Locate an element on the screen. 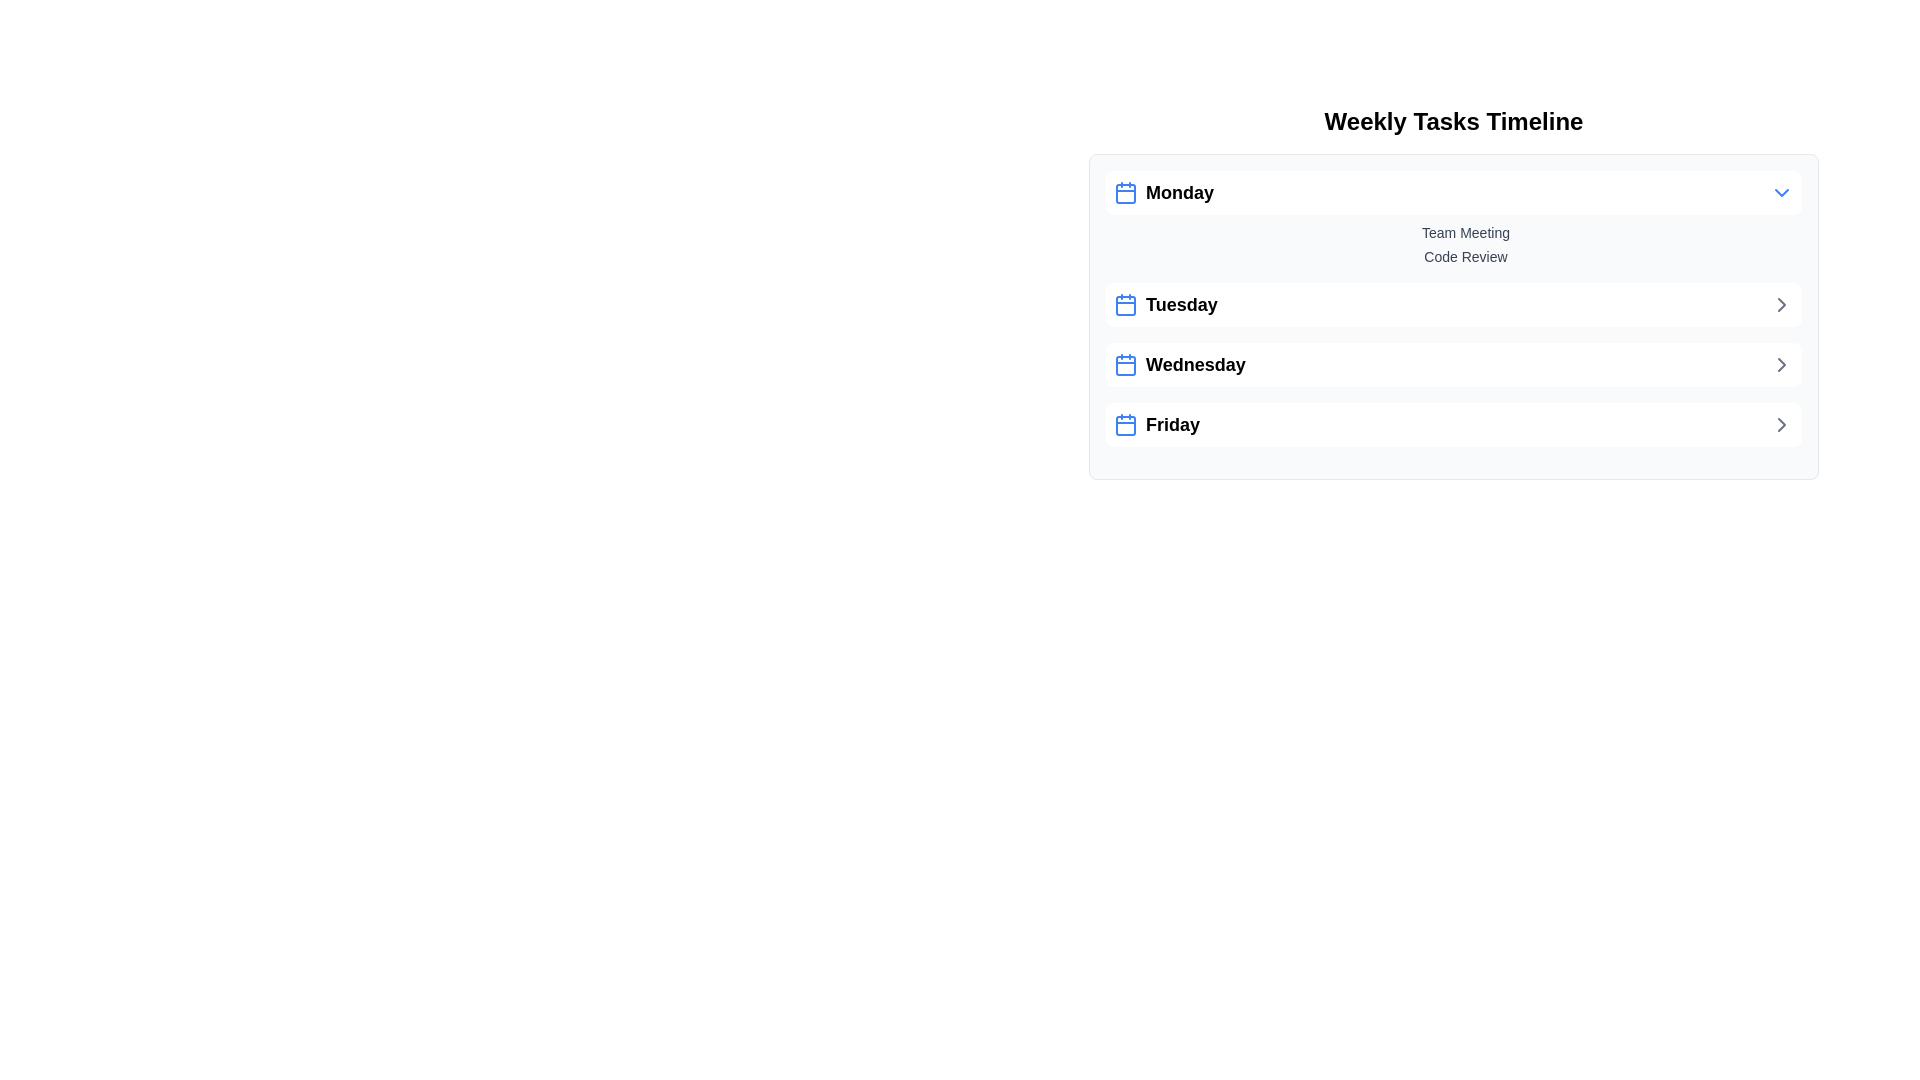  the list item displaying 'Friday' with a blue calendar icon, which is the fourth item in the 'Weekly Tasks Timeline' section is located at coordinates (1156, 423).